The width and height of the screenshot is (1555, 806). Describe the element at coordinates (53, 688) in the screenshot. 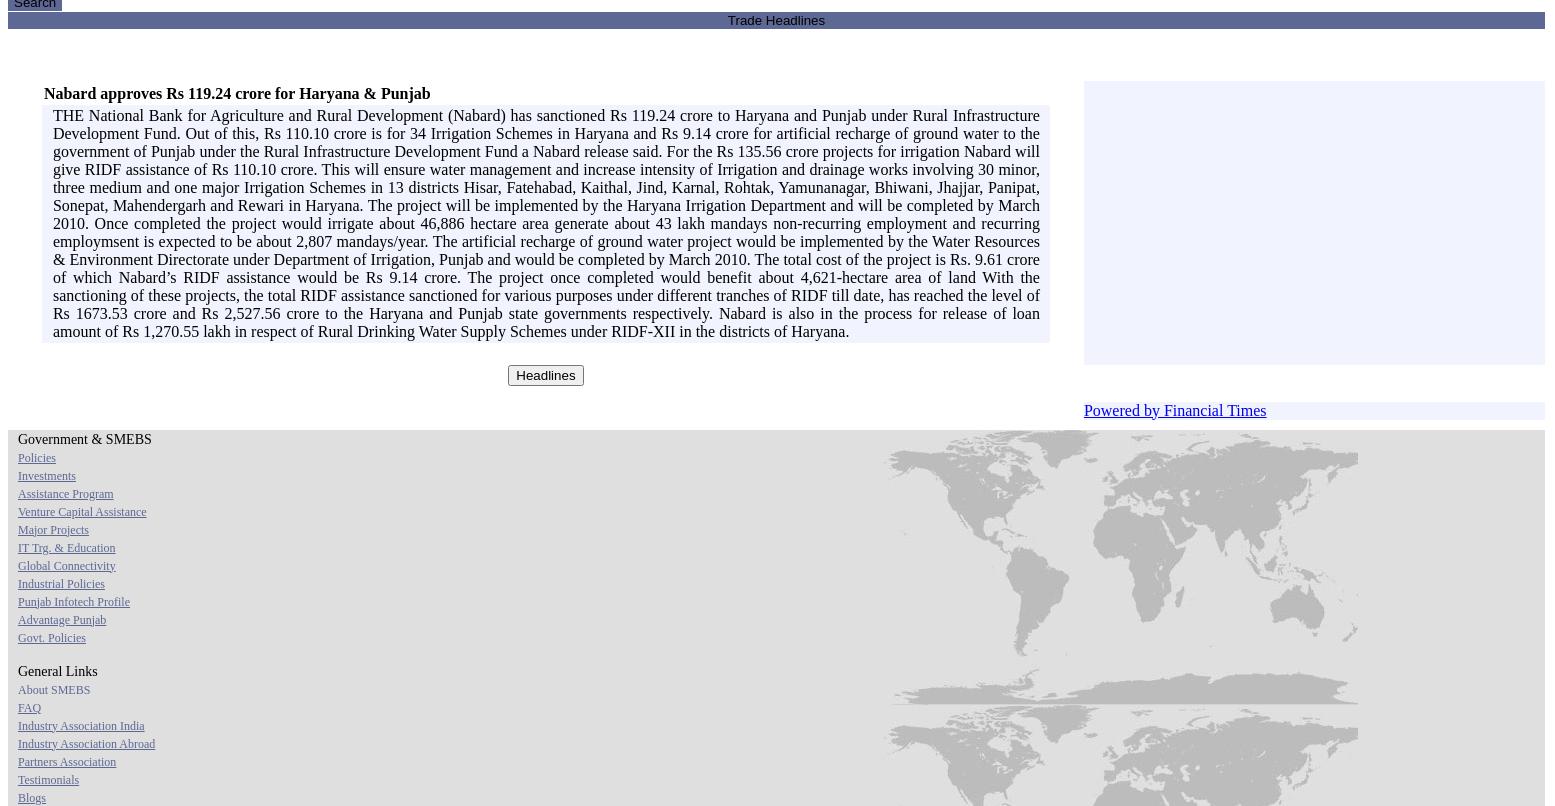

I see `'About SMEBS'` at that location.